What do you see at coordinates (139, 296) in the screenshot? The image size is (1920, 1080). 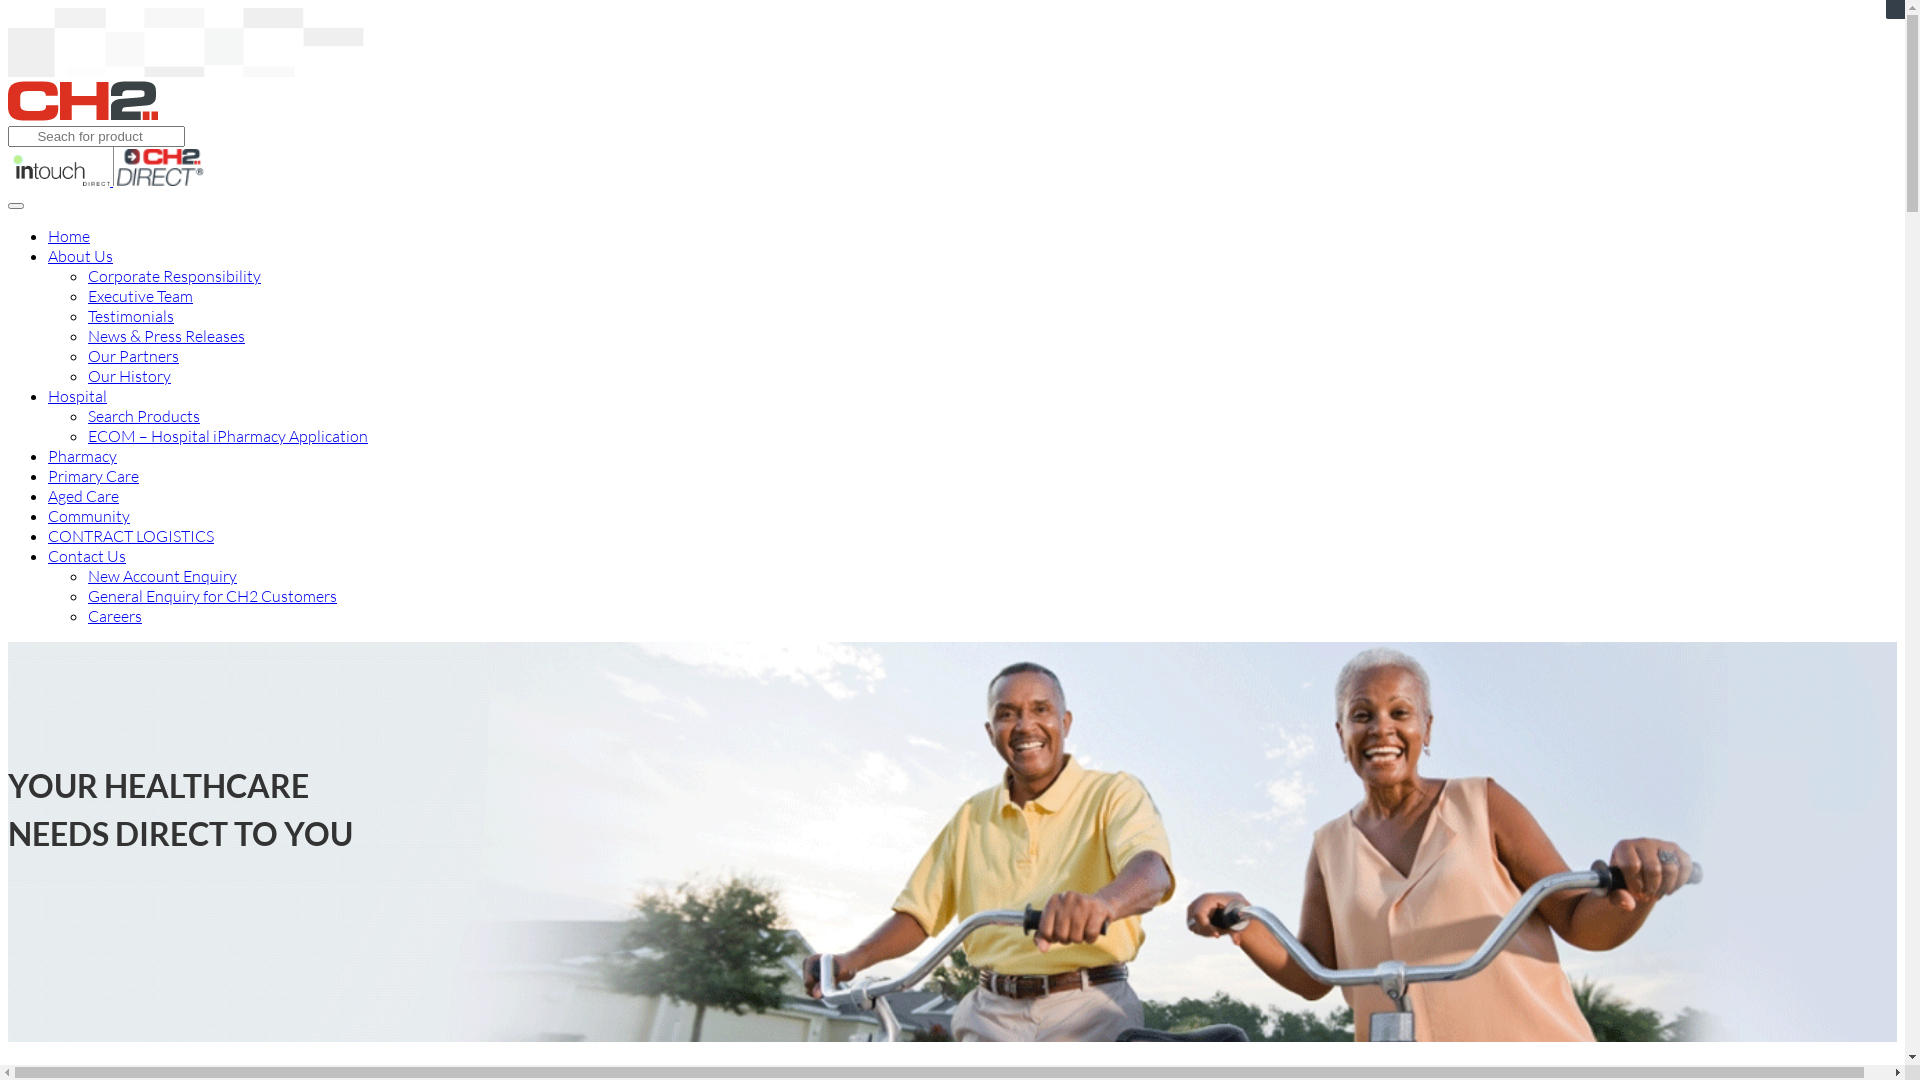 I see `'Executive Team'` at bounding box center [139, 296].